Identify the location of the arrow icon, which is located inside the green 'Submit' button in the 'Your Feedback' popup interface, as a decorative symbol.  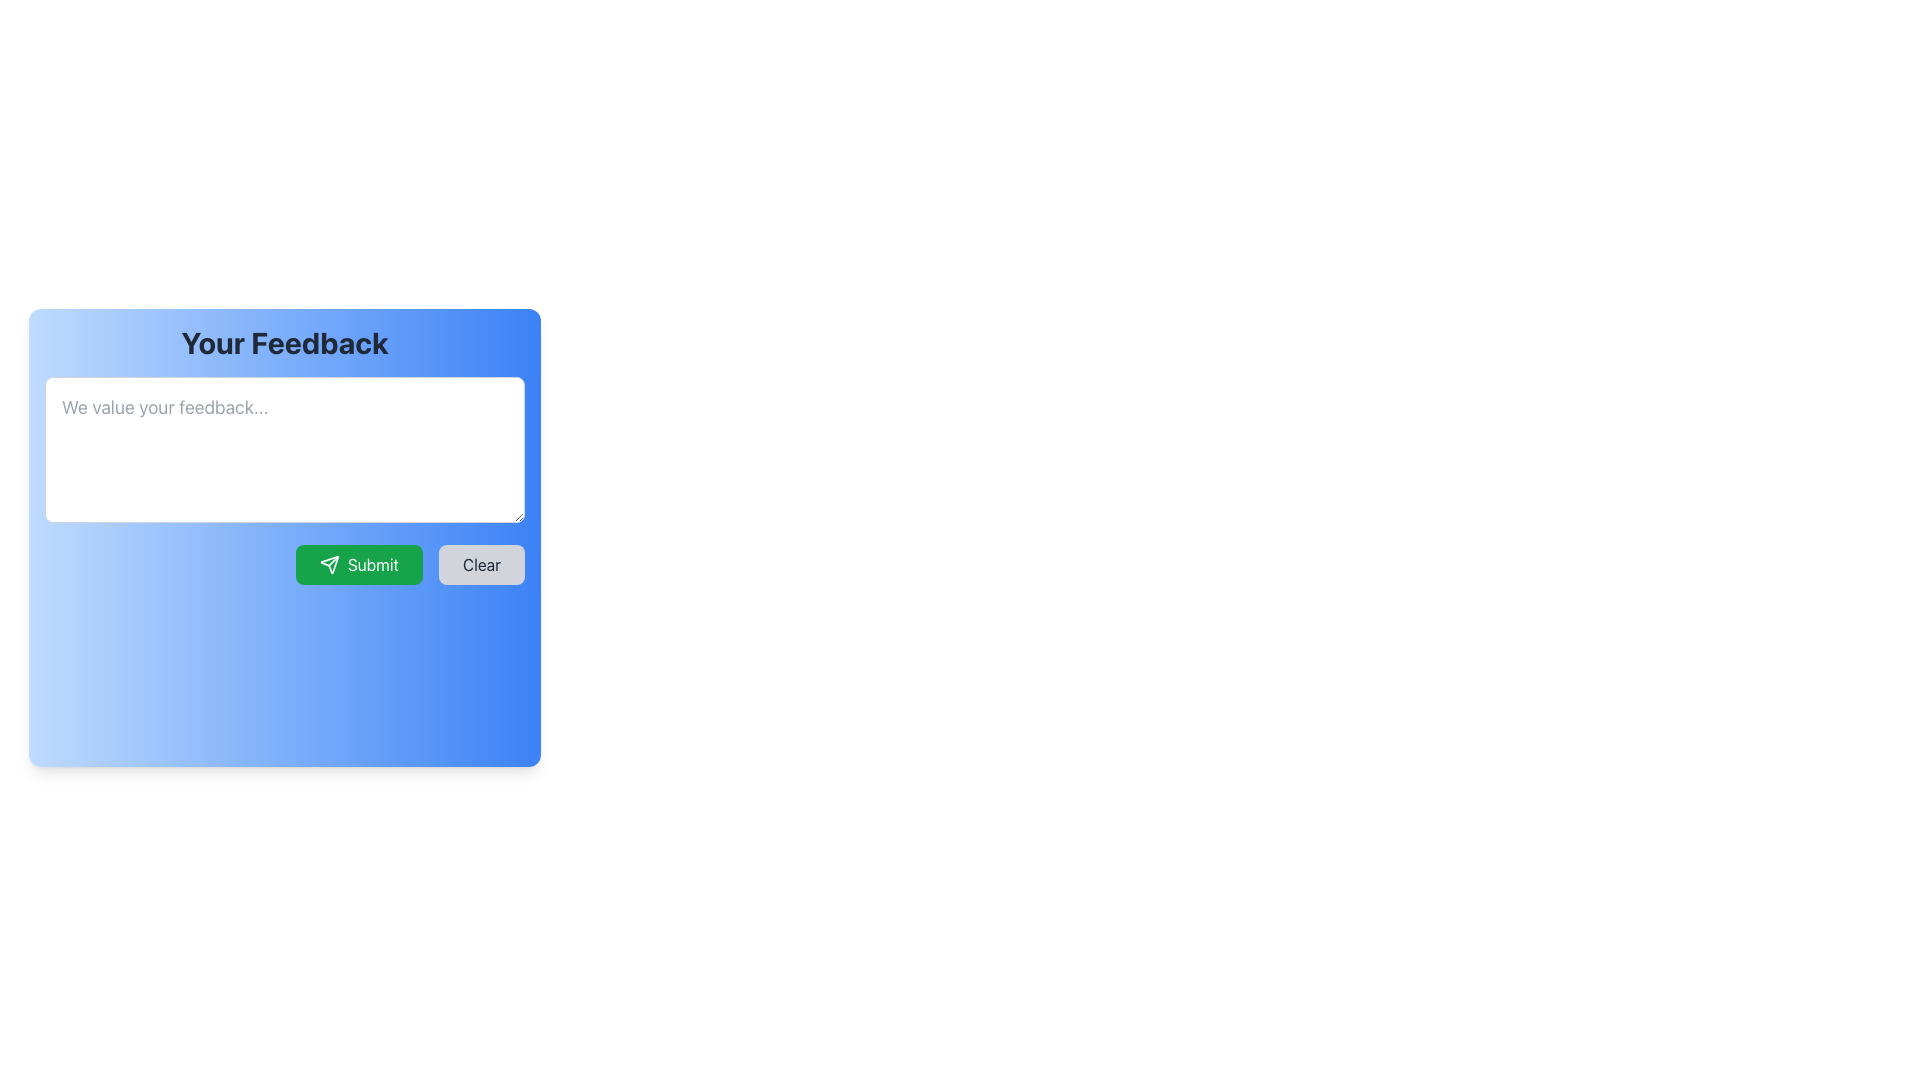
(329, 564).